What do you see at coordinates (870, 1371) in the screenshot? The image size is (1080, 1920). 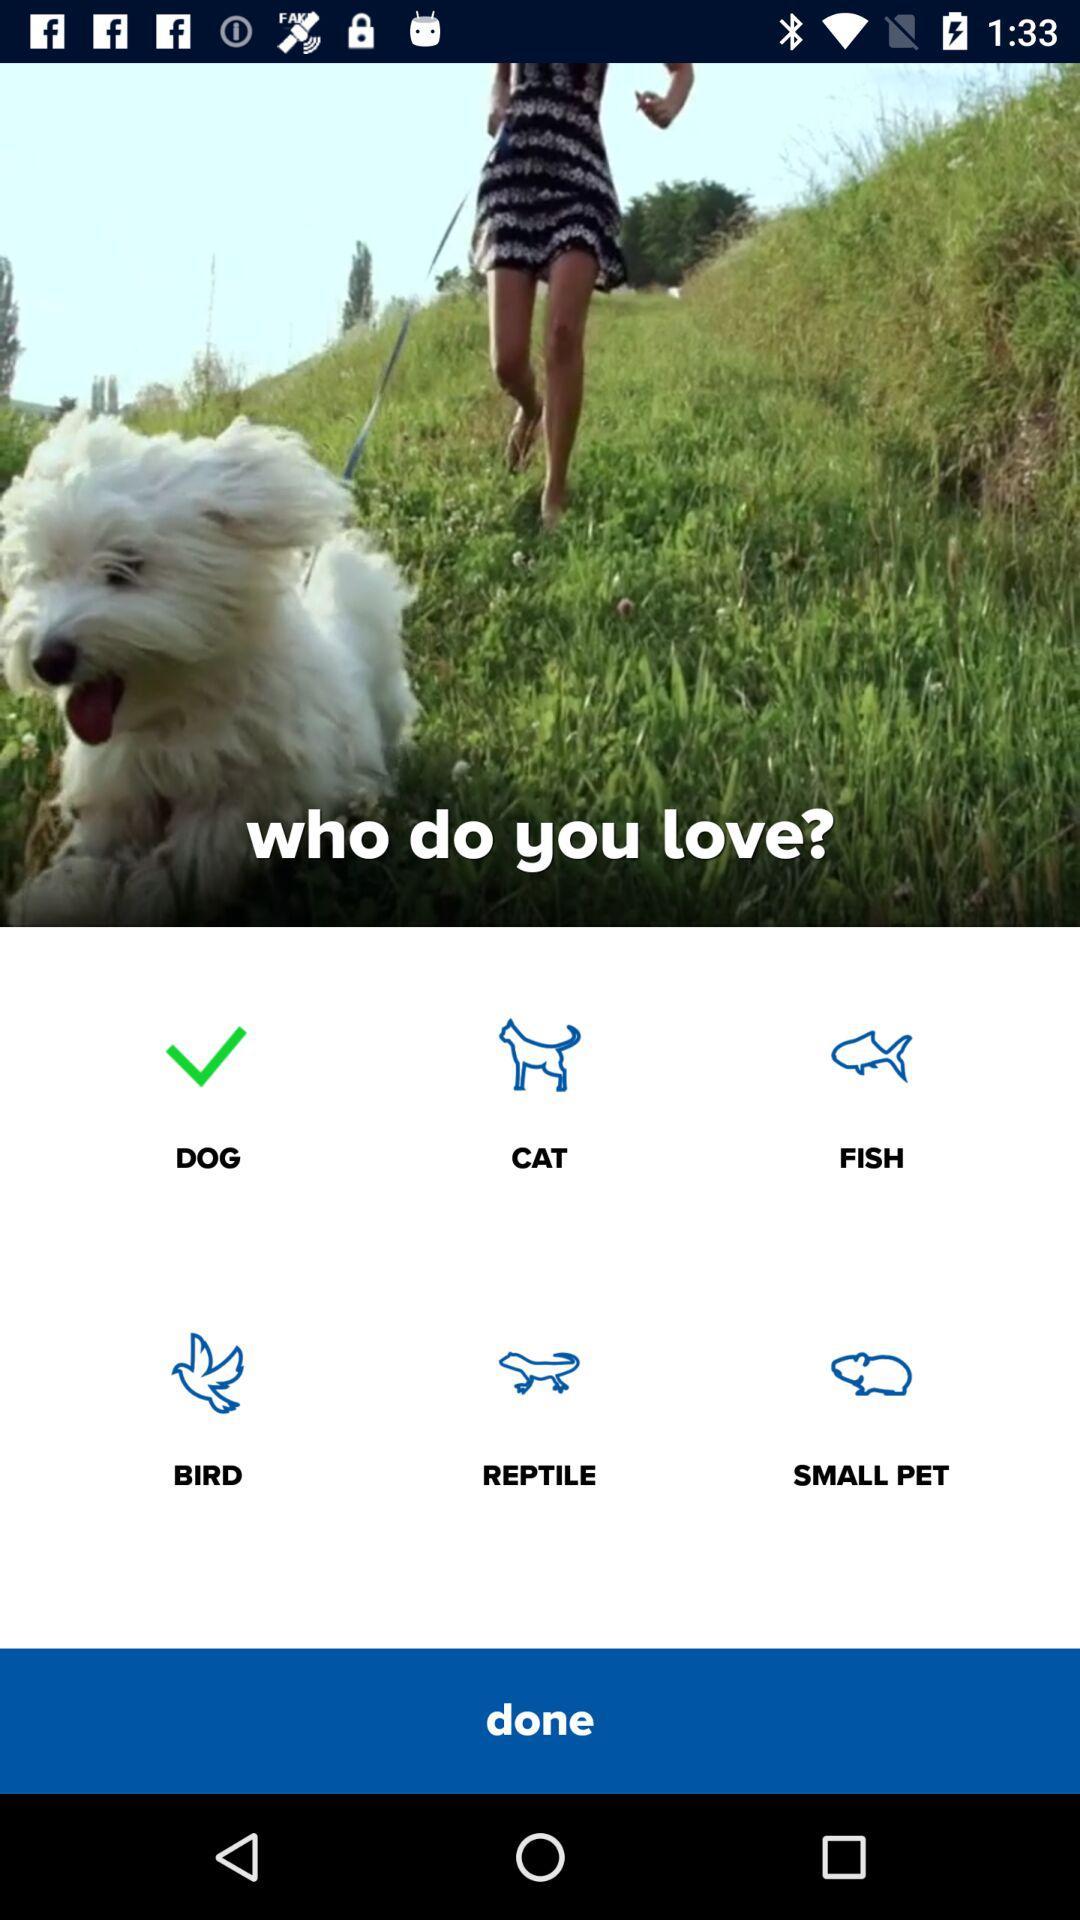 I see `the icon which is above the small pet` at bounding box center [870, 1371].